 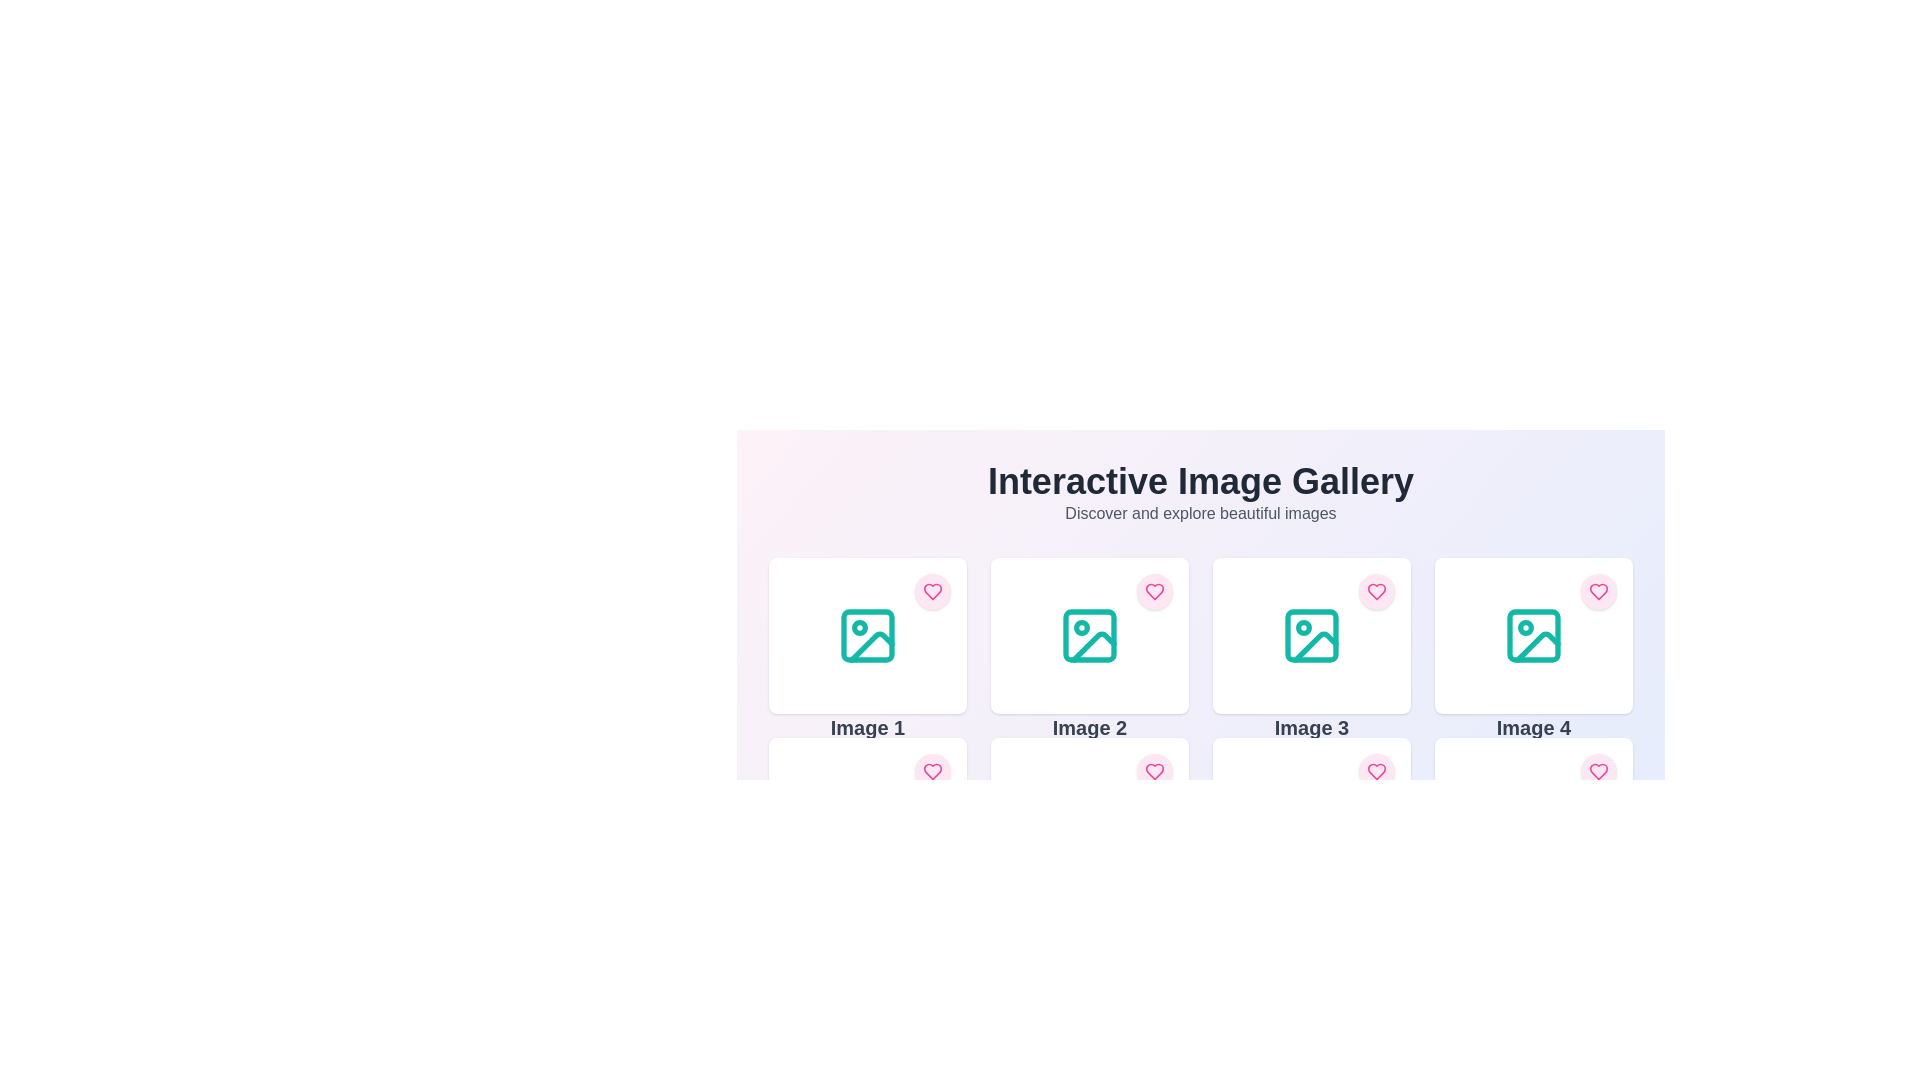 I want to click on the interactive card located in the top-left corner of the grid layout, which features a white background, rounded corners, a teal image outline icon in the center, and a pink heart icon in the top-right corner, so click(x=868, y=636).